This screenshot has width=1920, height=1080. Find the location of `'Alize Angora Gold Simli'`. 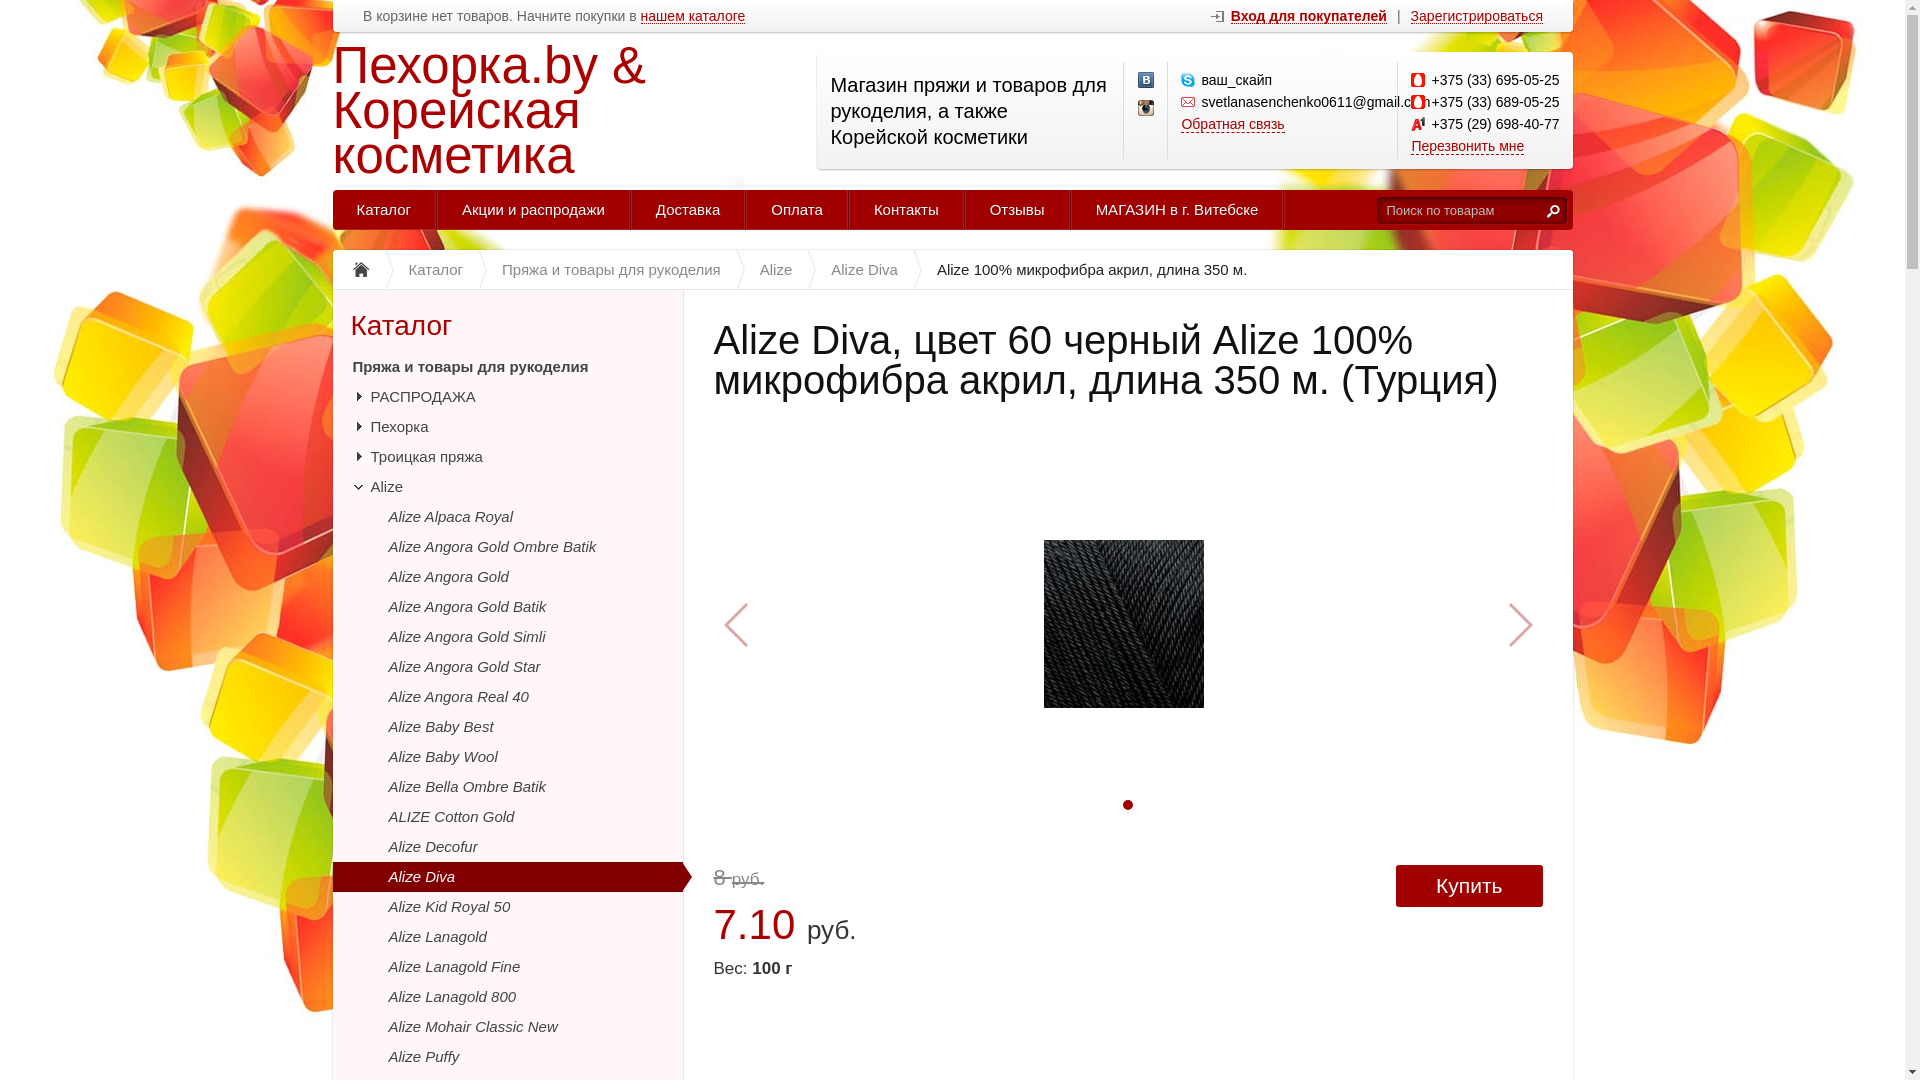

'Alize Angora Gold Simli' is located at coordinates (507, 636).